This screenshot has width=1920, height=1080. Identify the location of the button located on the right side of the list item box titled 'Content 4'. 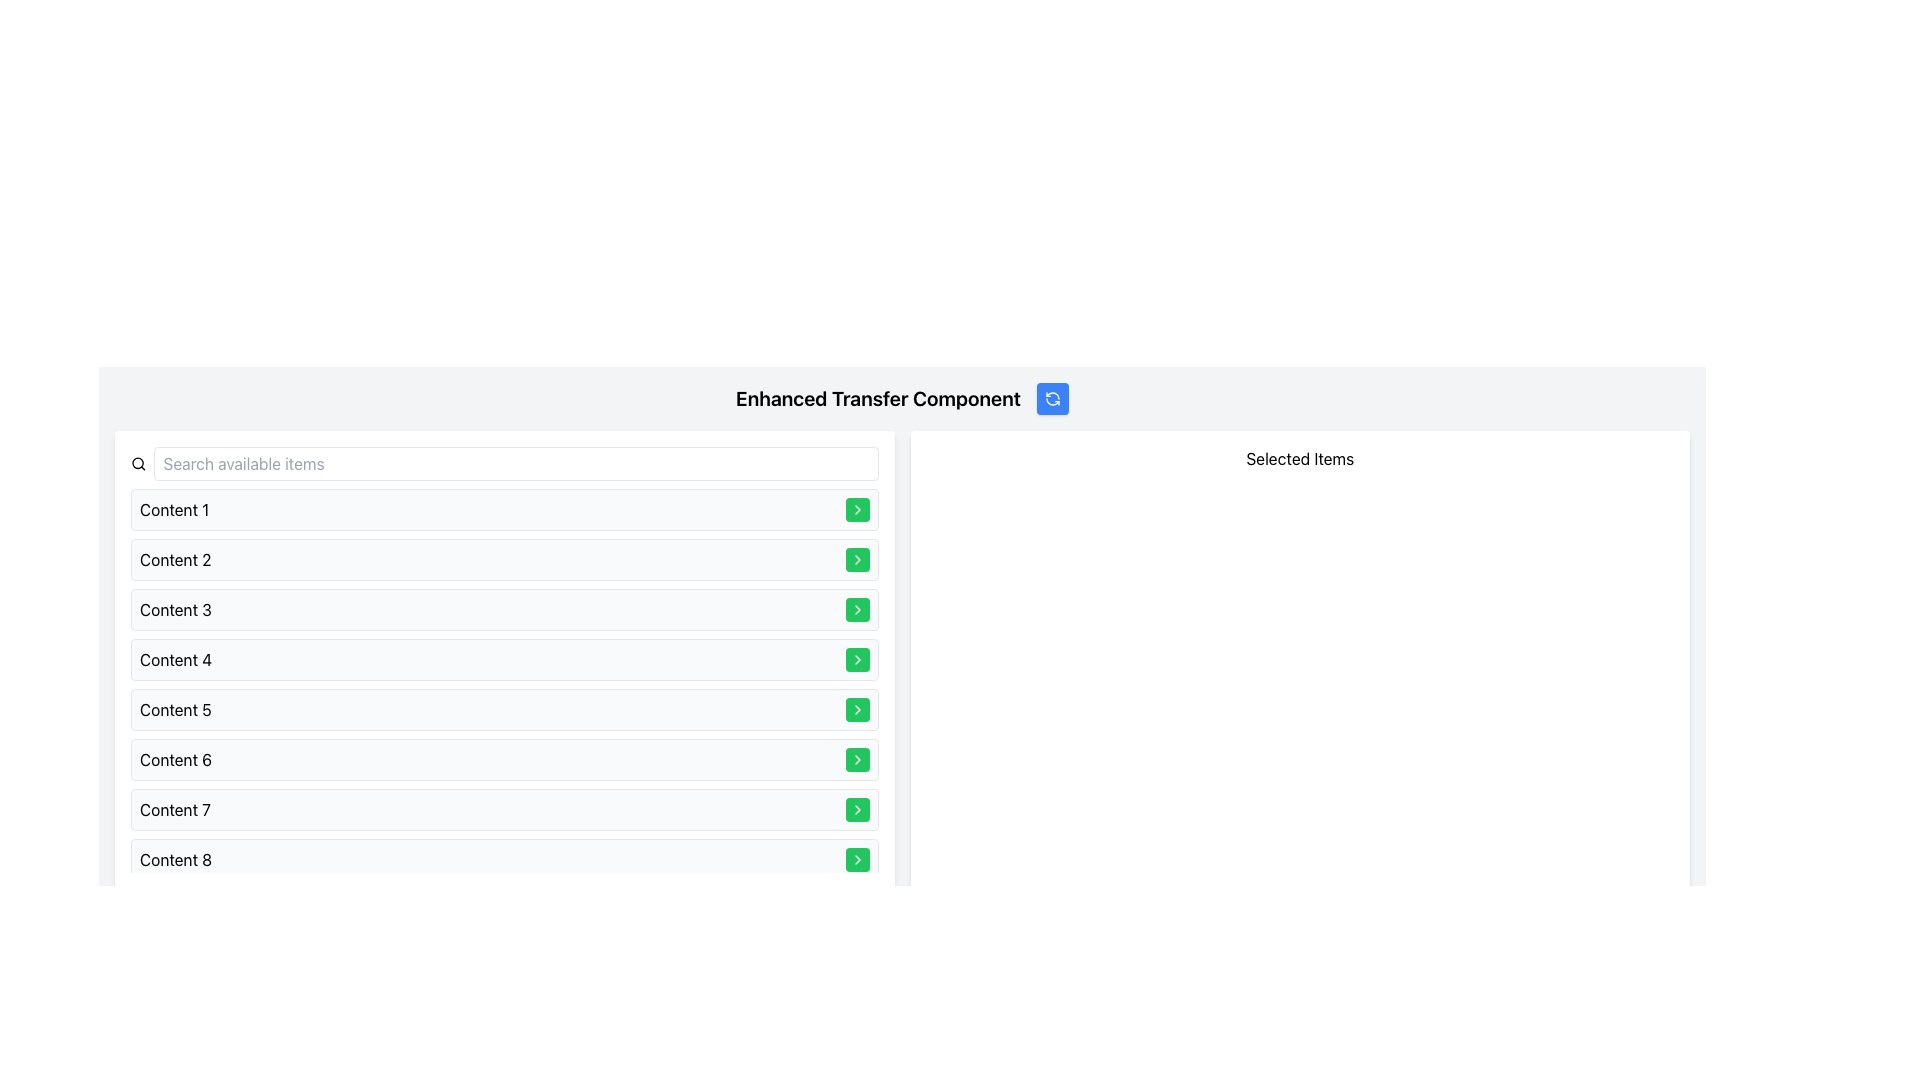
(857, 659).